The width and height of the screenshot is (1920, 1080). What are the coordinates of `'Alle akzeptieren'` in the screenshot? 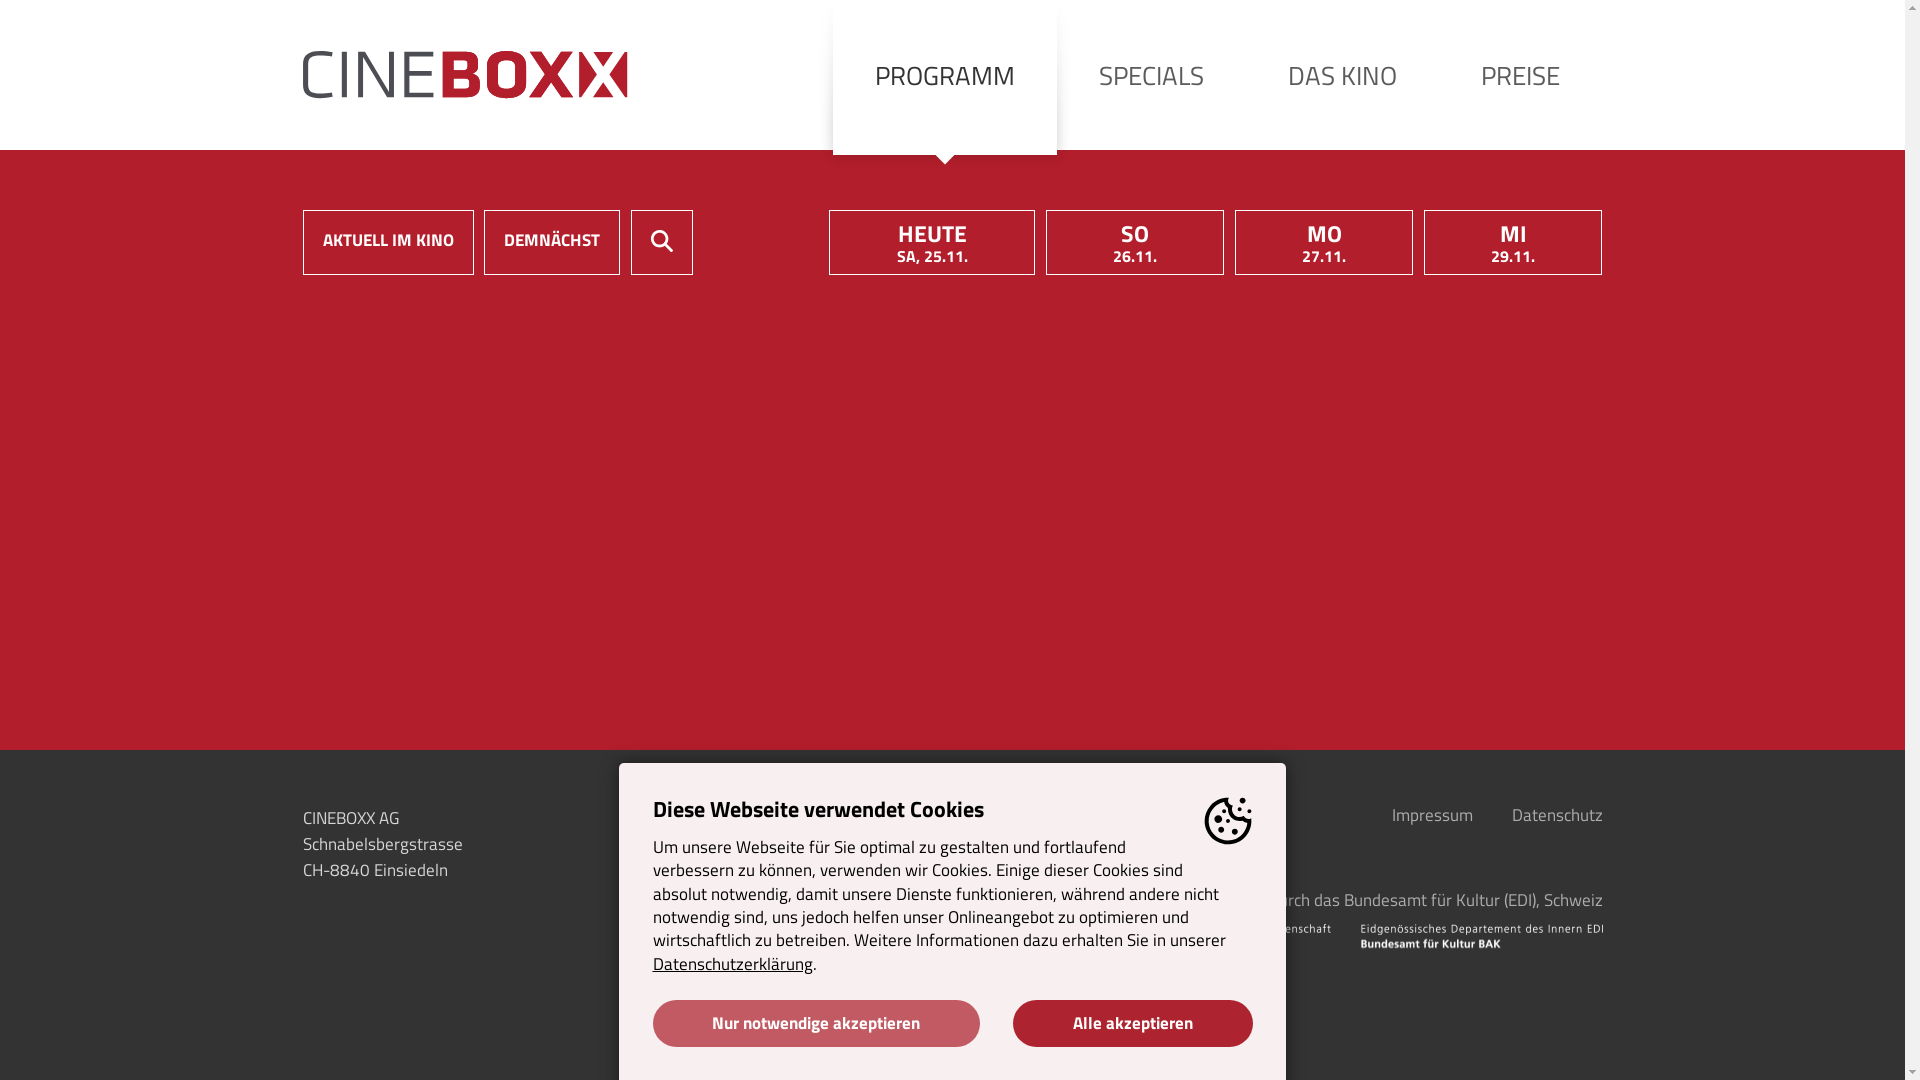 It's located at (1132, 1023).